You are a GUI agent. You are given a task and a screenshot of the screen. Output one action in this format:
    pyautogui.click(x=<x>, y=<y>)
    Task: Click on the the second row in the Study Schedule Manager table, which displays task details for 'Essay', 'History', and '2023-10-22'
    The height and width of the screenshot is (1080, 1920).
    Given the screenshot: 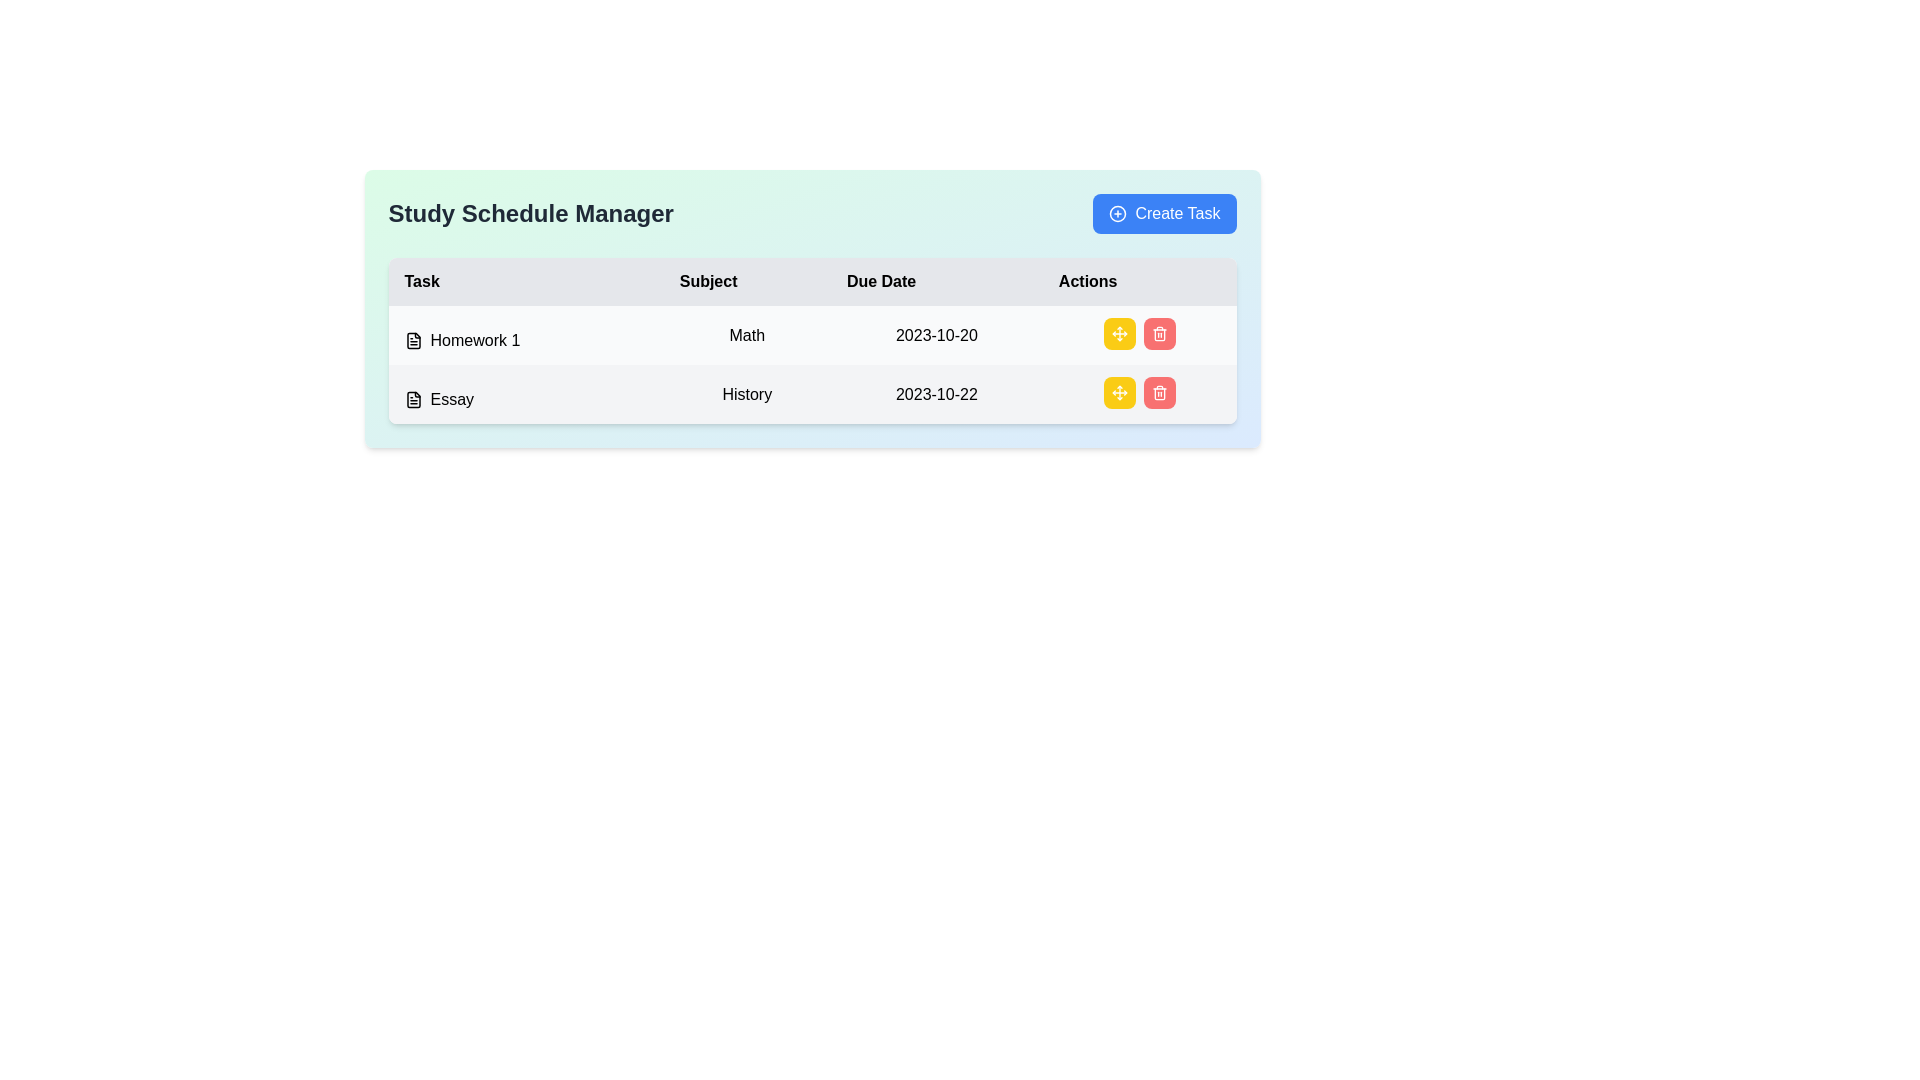 What is the action you would take?
    pyautogui.click(x=812, y=394)
    